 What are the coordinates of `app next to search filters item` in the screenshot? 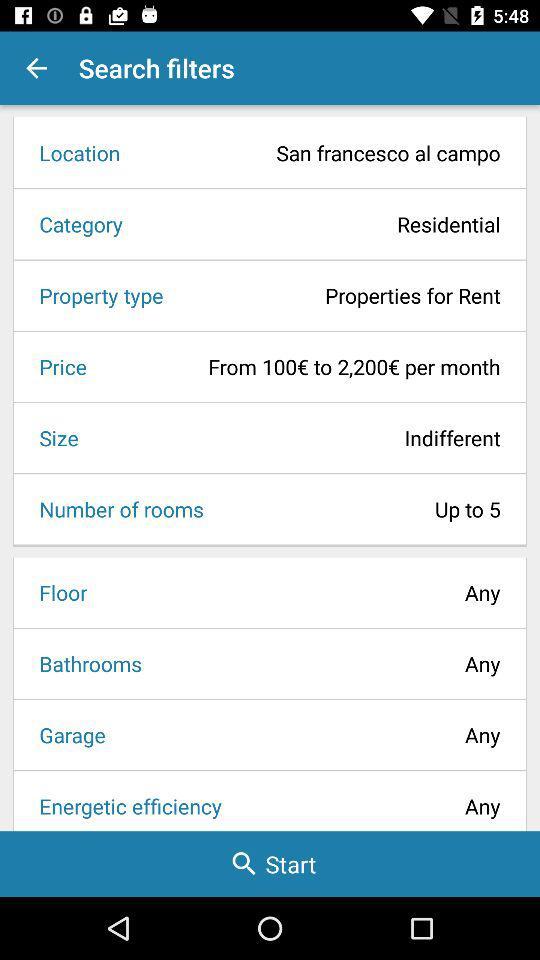 It's located at (36, 68).